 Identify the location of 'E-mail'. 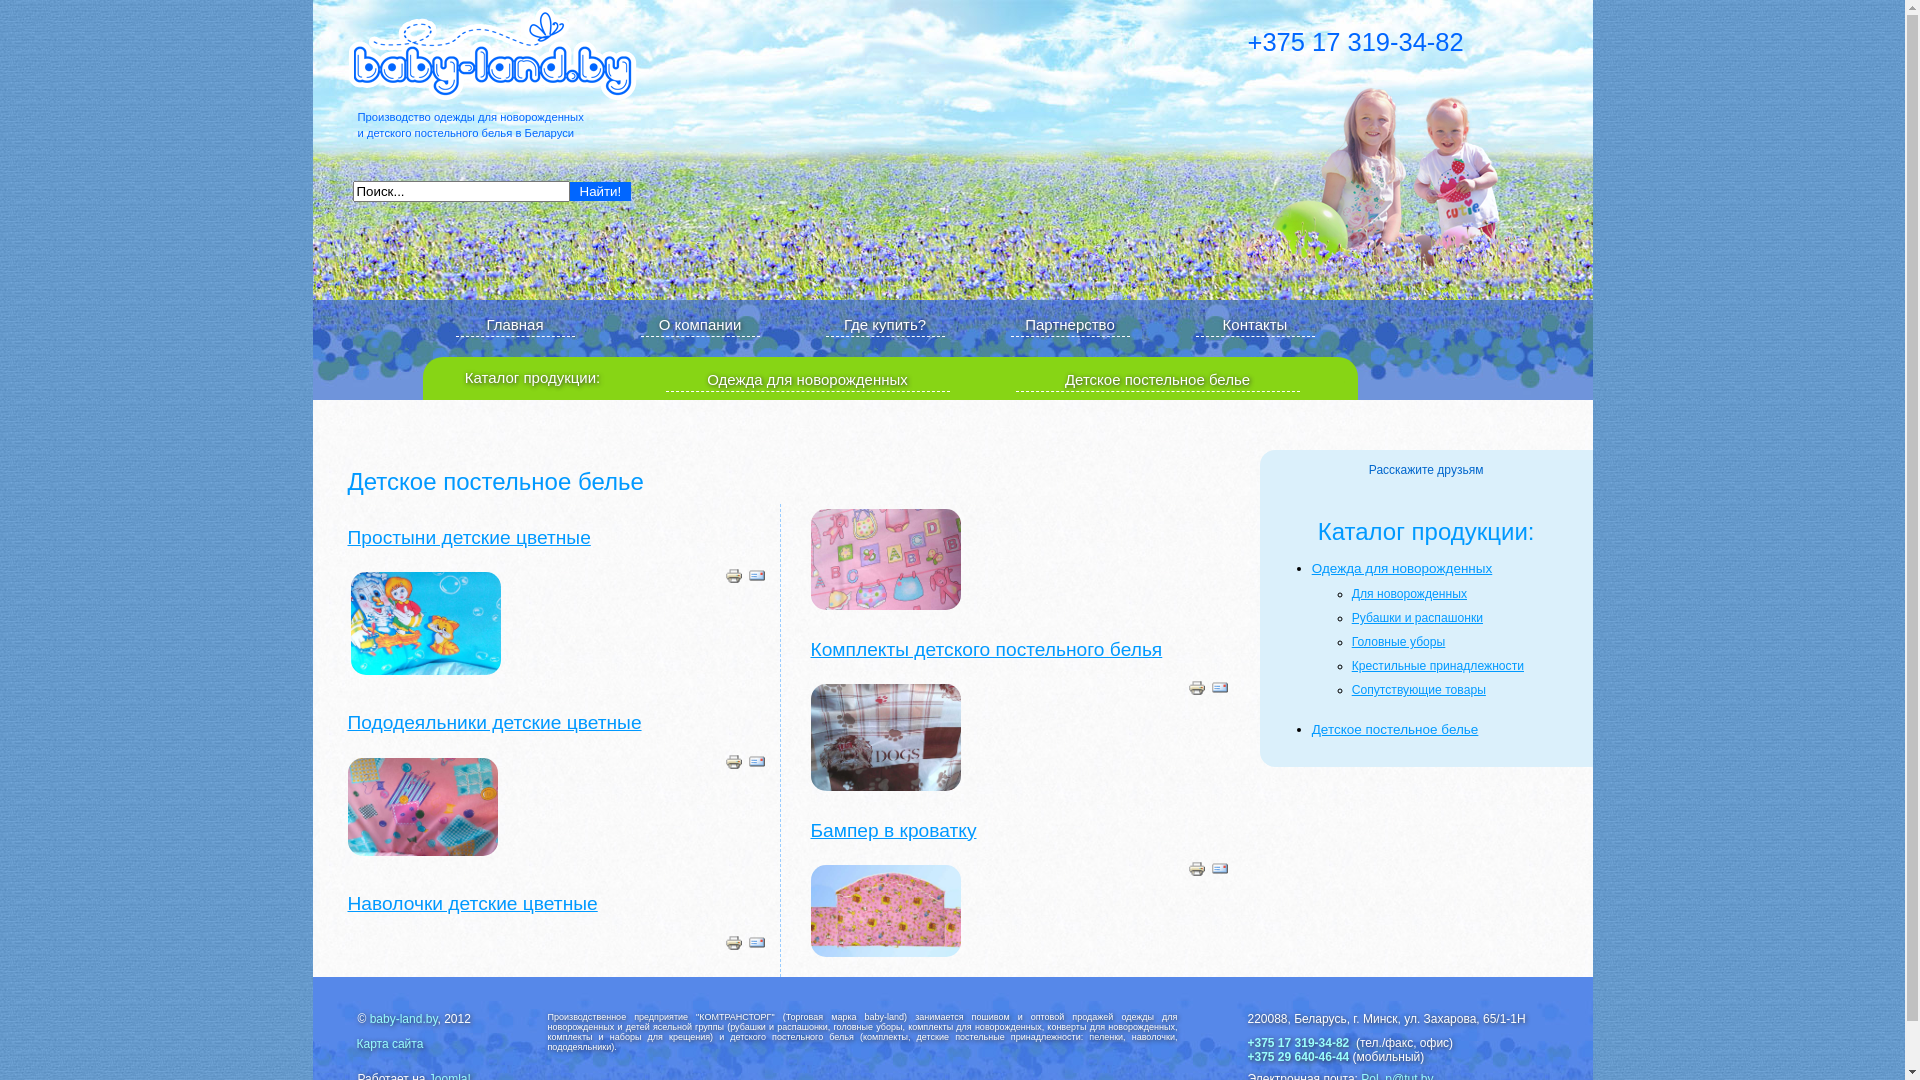
(756, 766).